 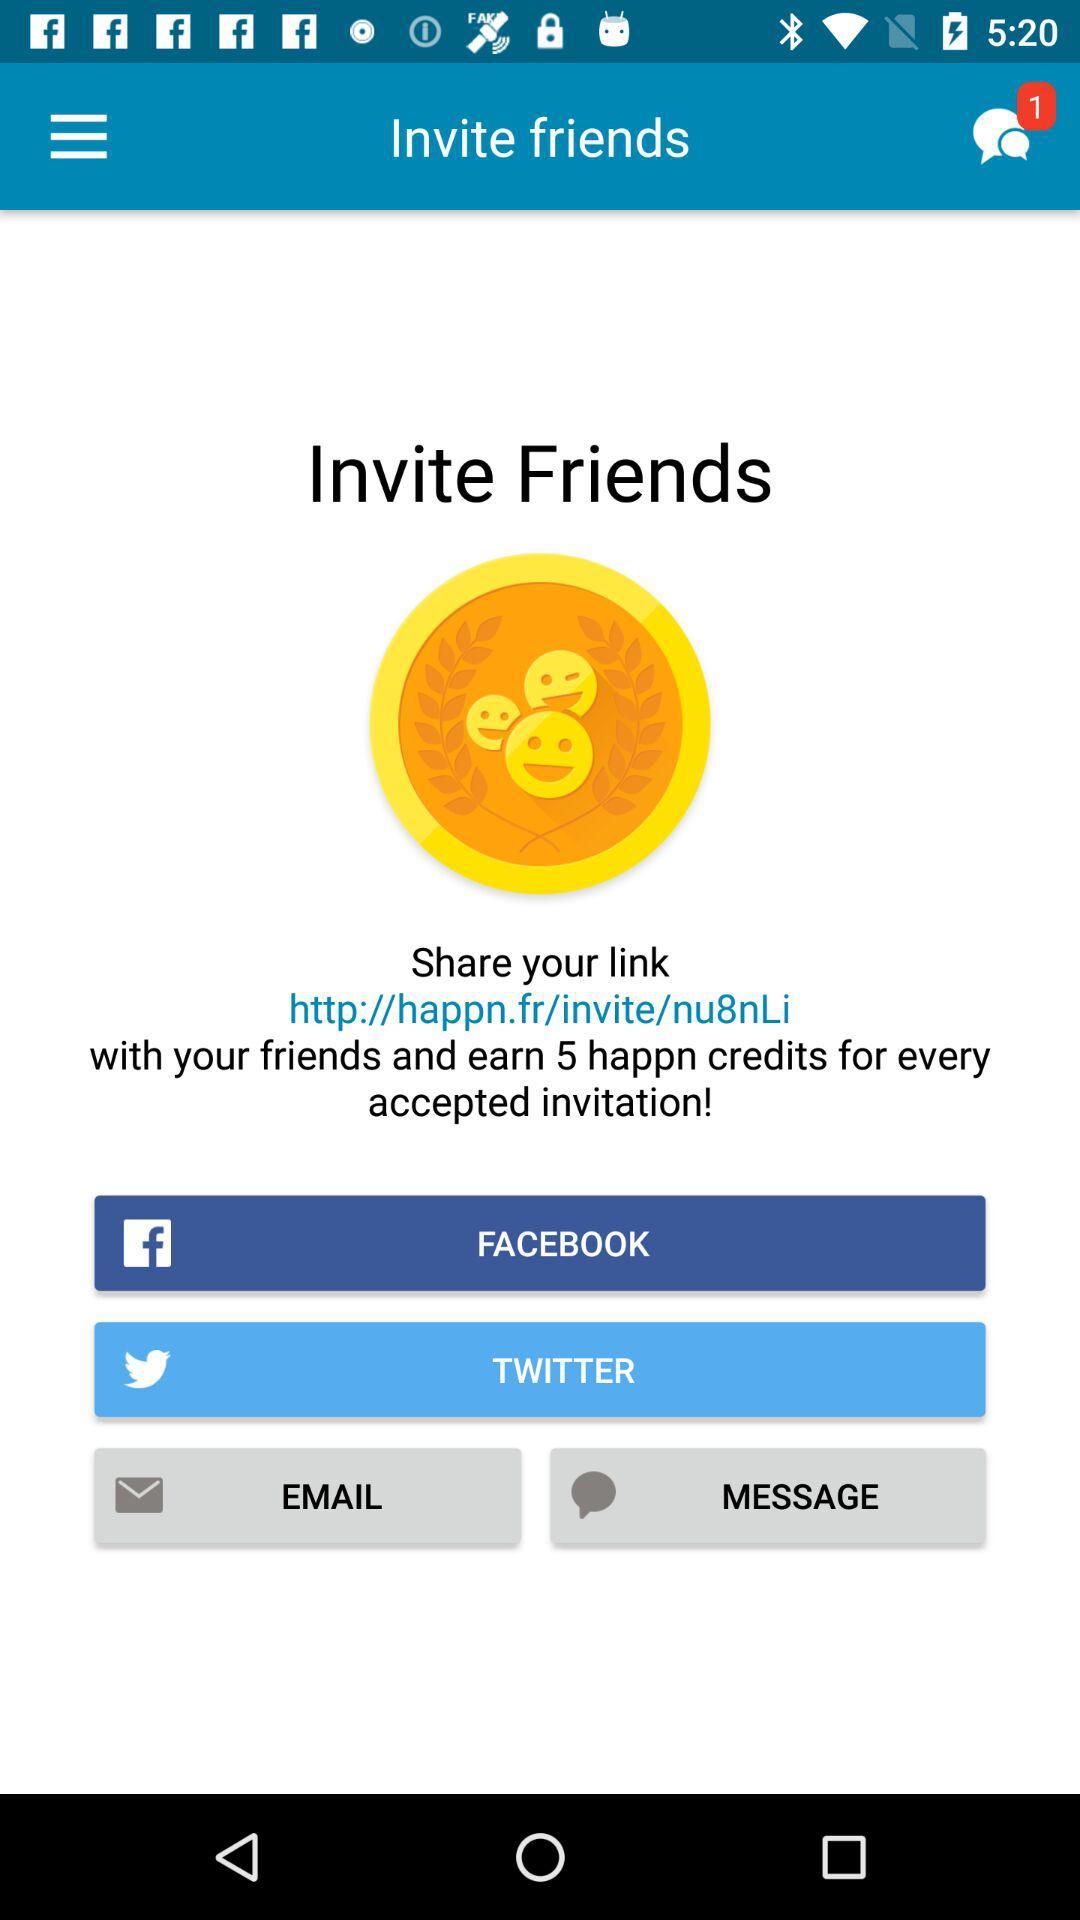 What do you see at coordinates (540, 1242) in the screenshot?
I see `facebook item` at bounding box center [540, 1242].